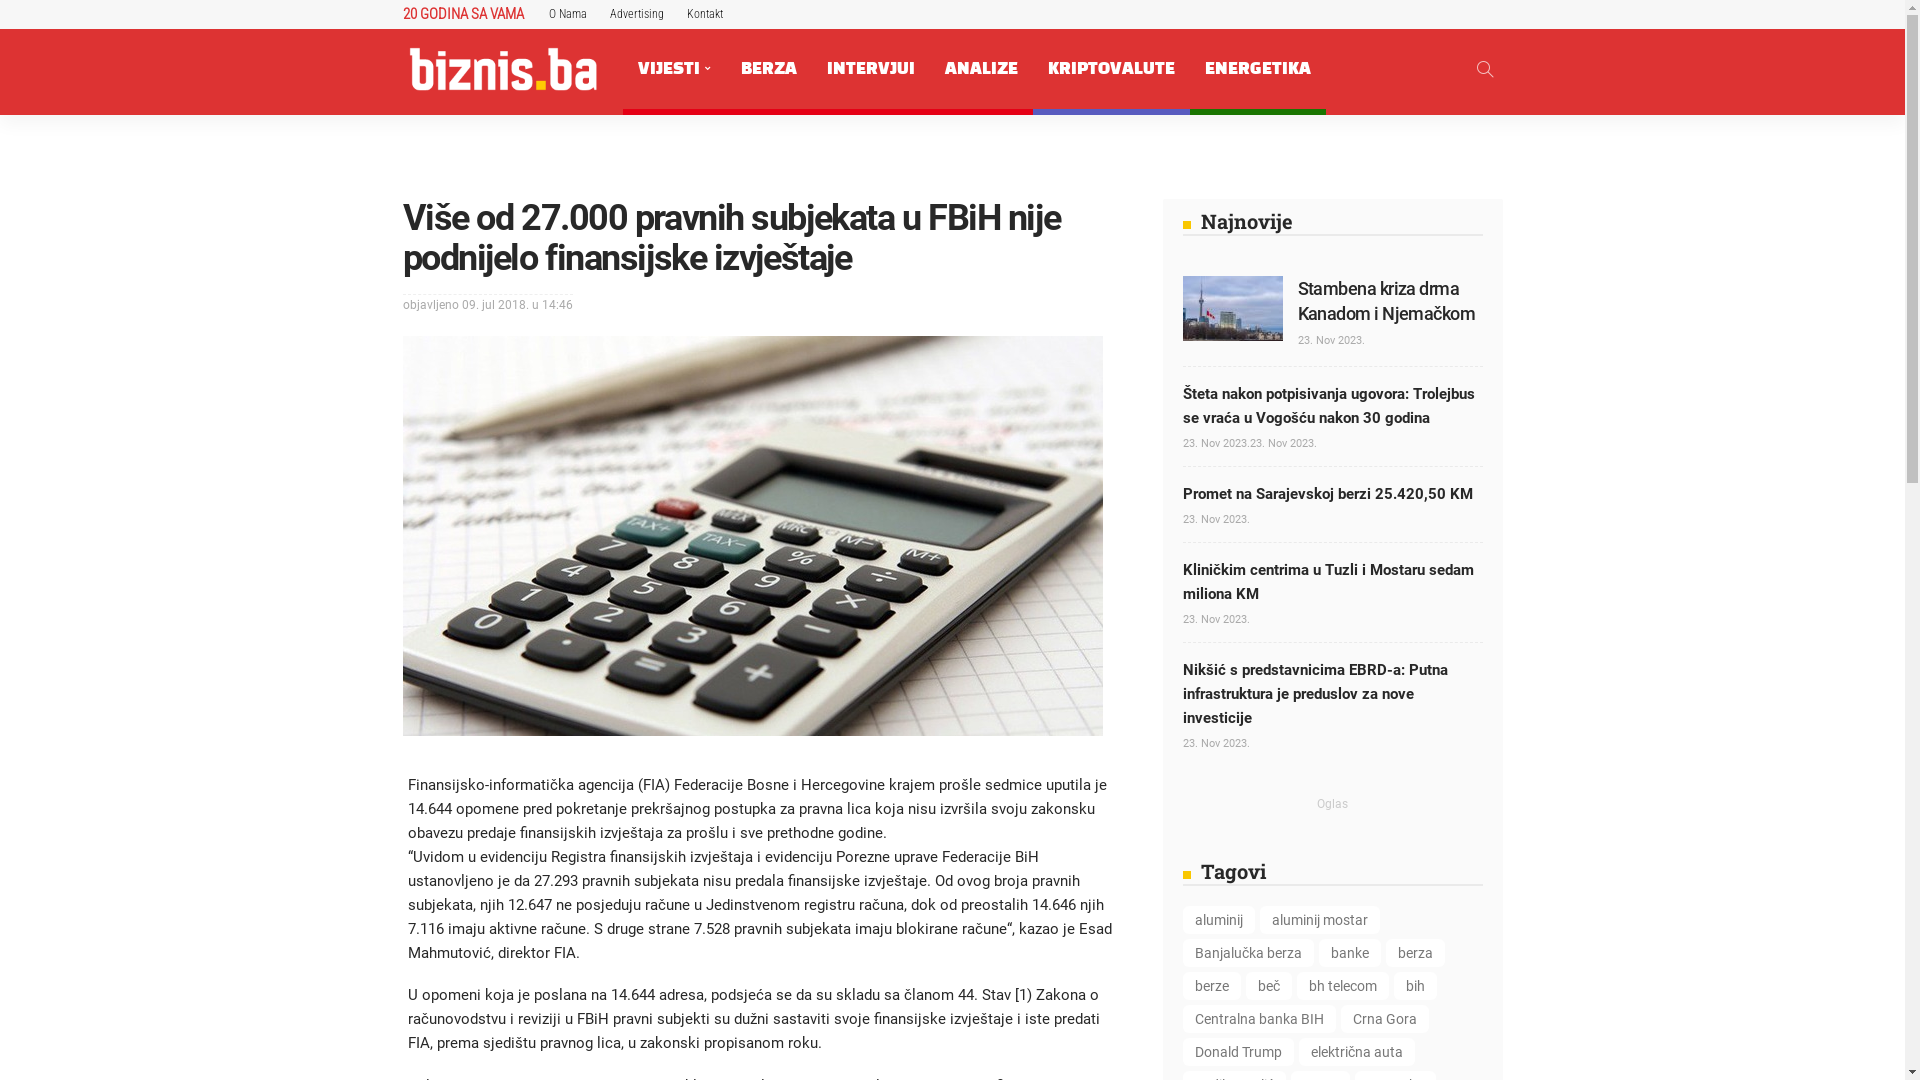 The width and height of the screenshot is (1920, 1080). I want to click on 'Donald Trump', so click(1236, 1051).